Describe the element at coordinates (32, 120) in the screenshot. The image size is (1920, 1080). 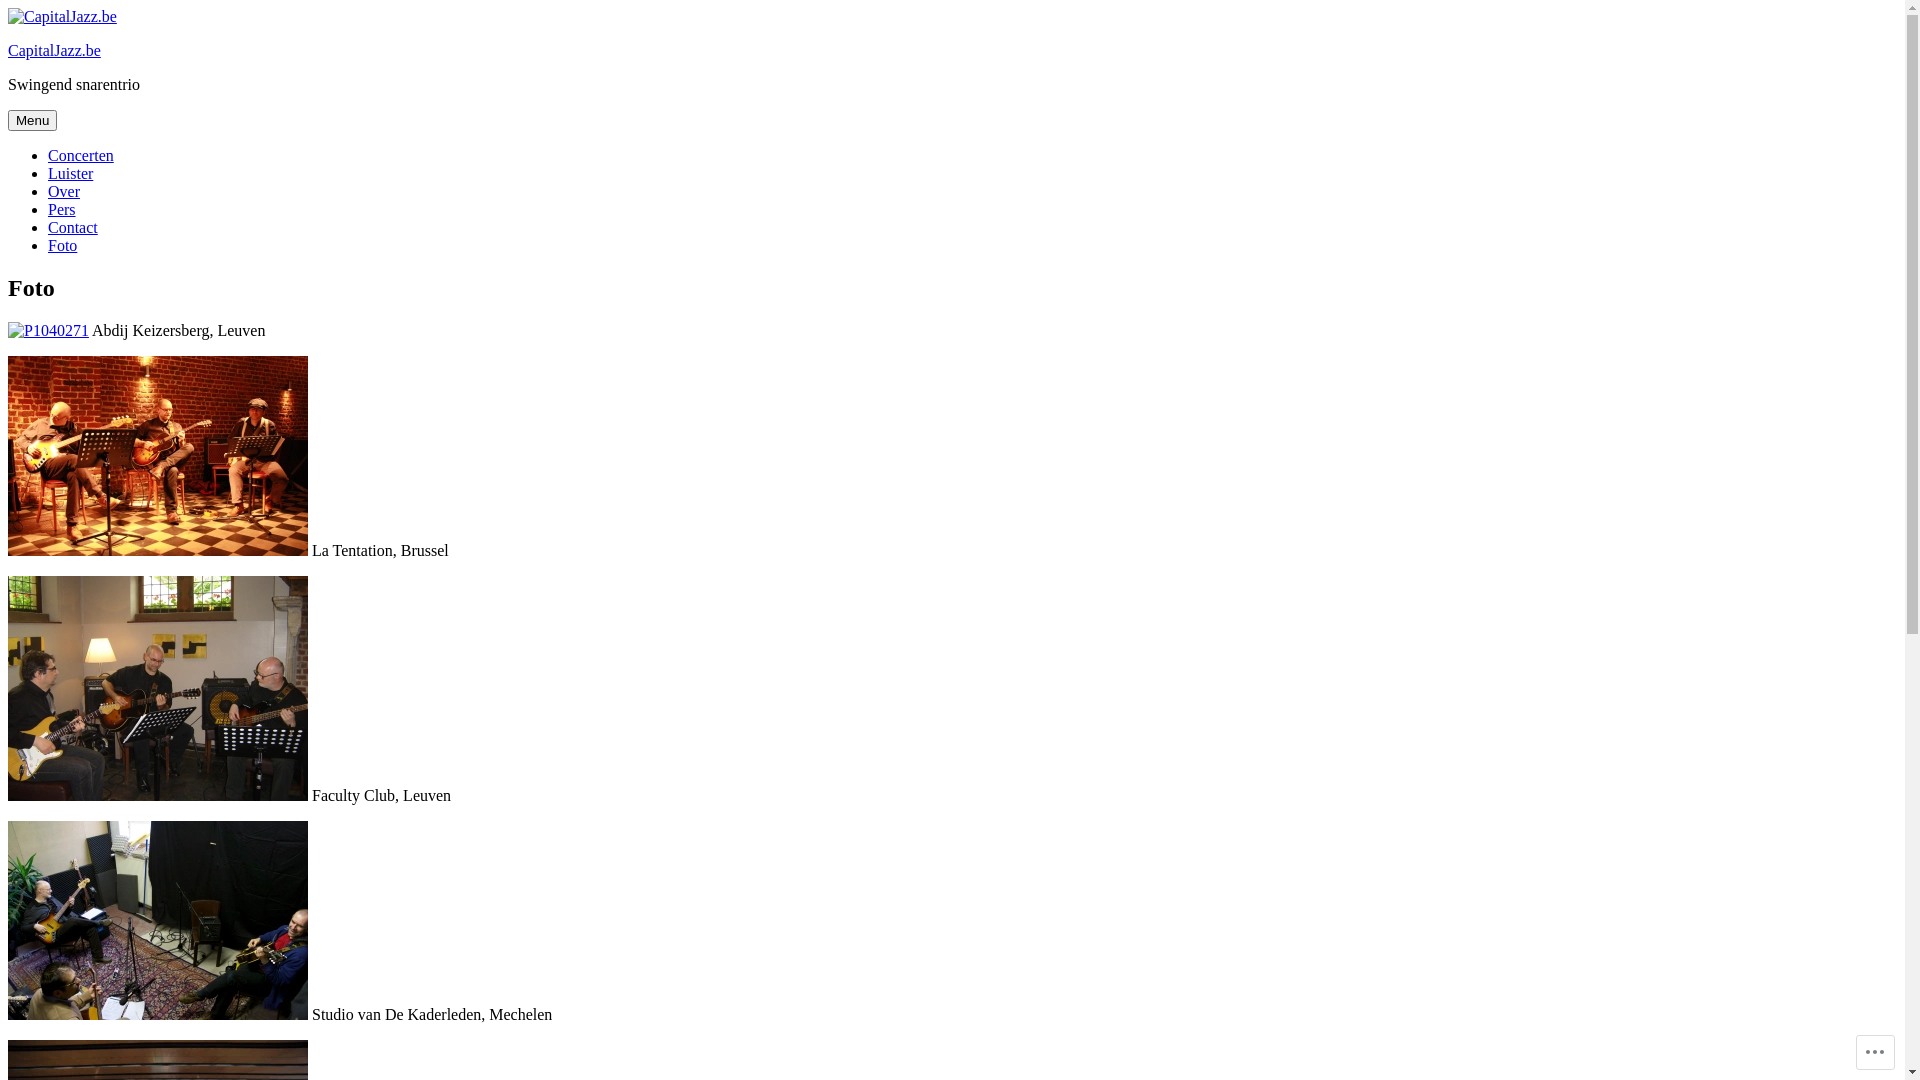
I see `'Menu'` at that location.